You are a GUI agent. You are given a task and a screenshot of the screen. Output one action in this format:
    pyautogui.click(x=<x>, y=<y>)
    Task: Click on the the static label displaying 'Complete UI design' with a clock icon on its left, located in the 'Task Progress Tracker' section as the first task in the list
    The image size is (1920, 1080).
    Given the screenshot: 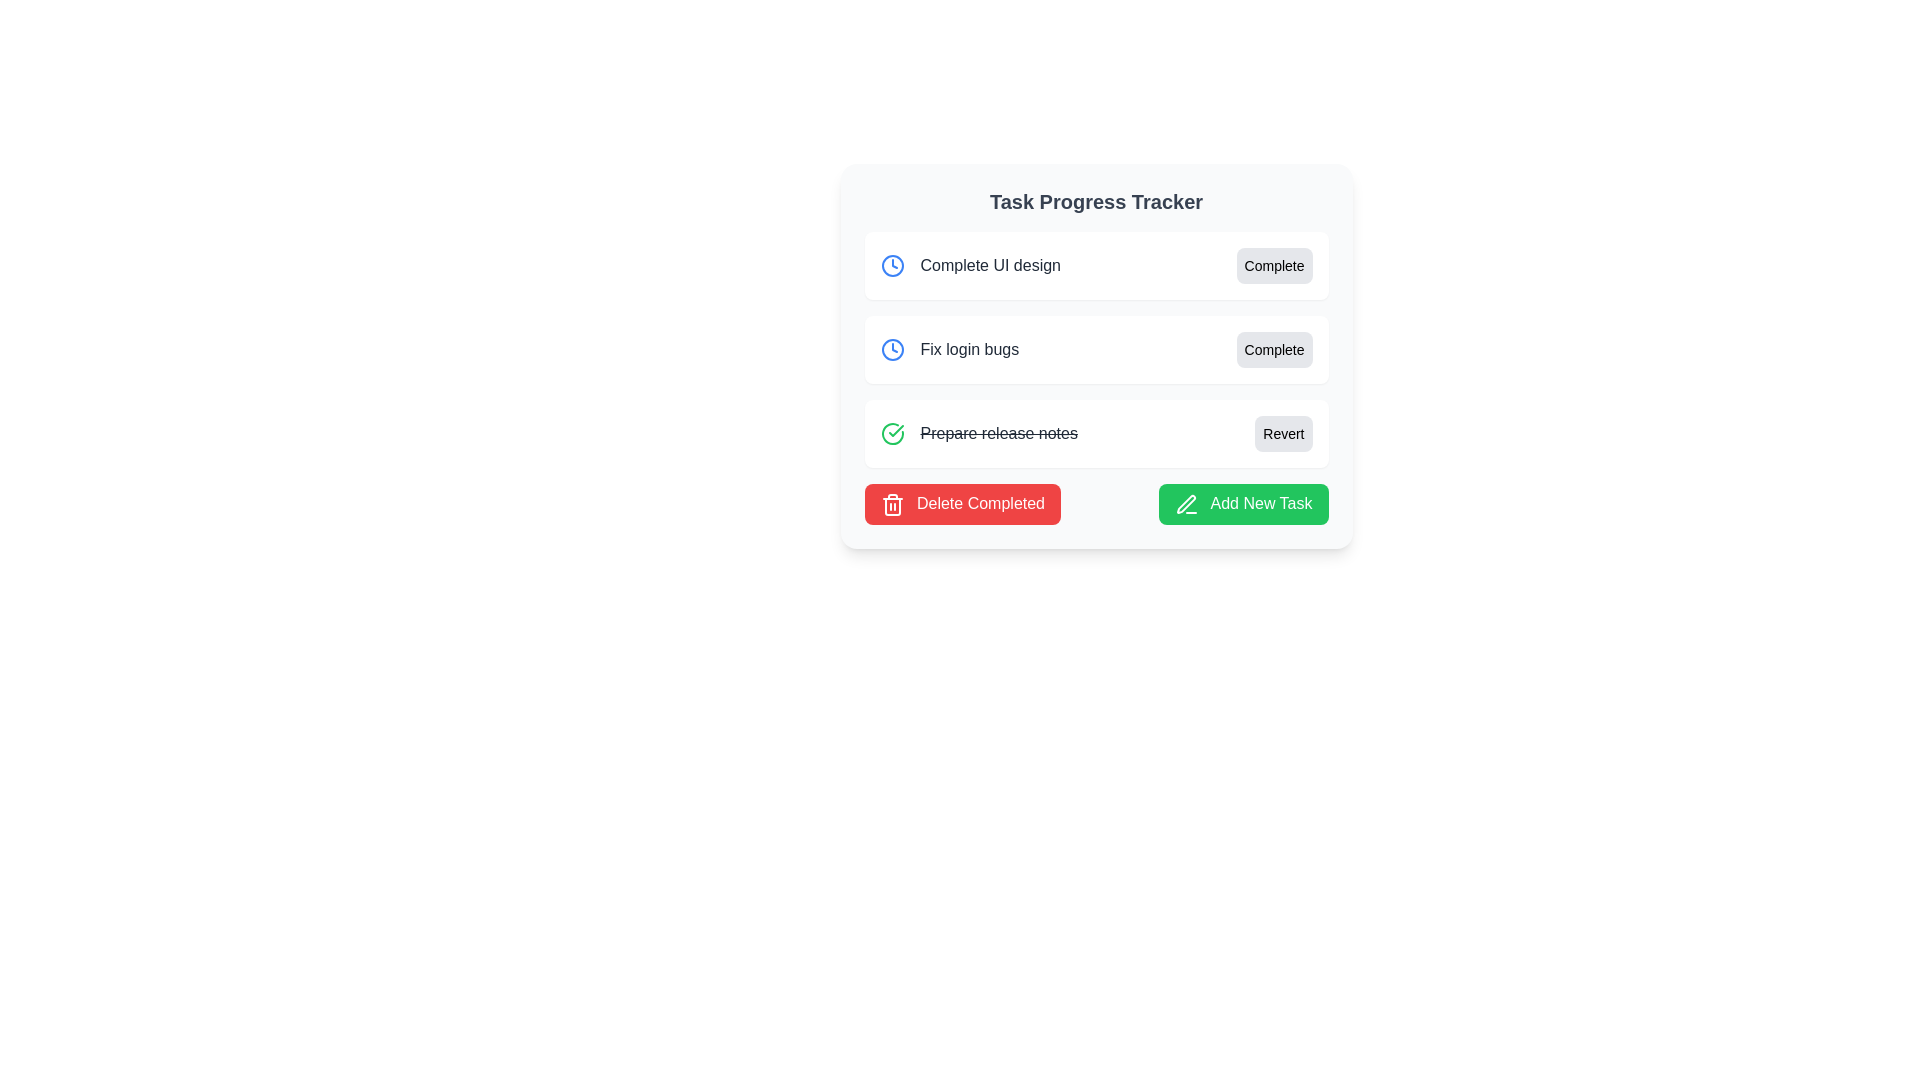 What is the action you would take?
    pyautogui.click(x=970, y=265)
    